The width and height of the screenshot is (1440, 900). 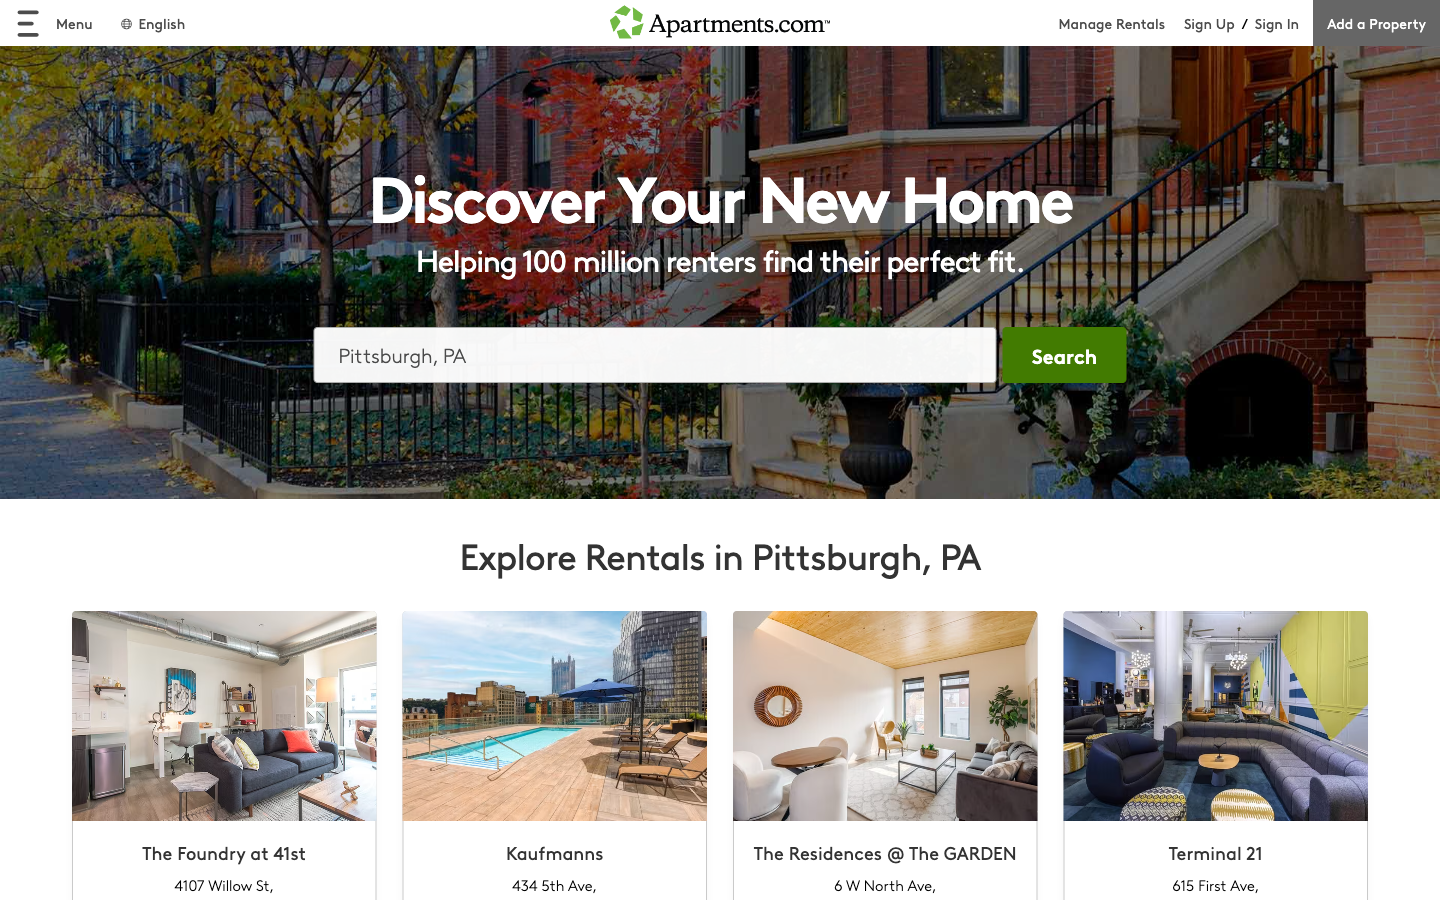 What do you see at coordinates (720, 22) in the screenshot?
I see `the home screen` at bounding box center [720, 22].